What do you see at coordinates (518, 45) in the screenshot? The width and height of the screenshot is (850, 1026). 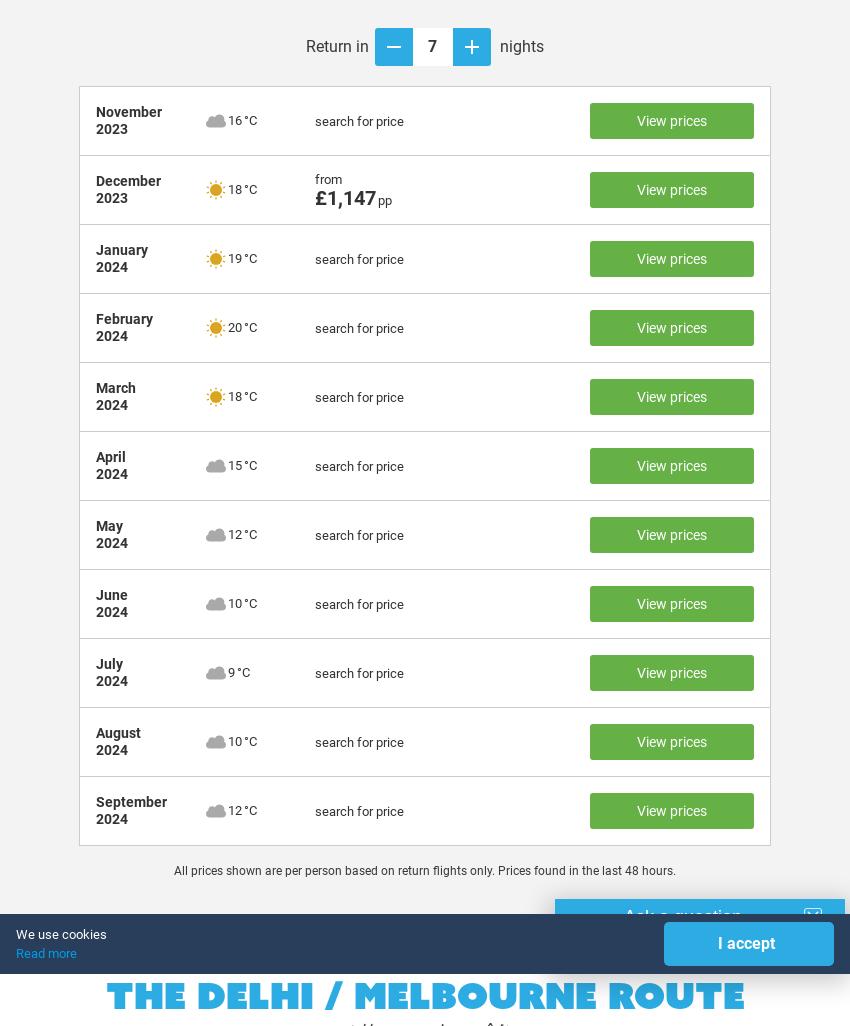 I see `'nights'` at bounding box center [518, 45].